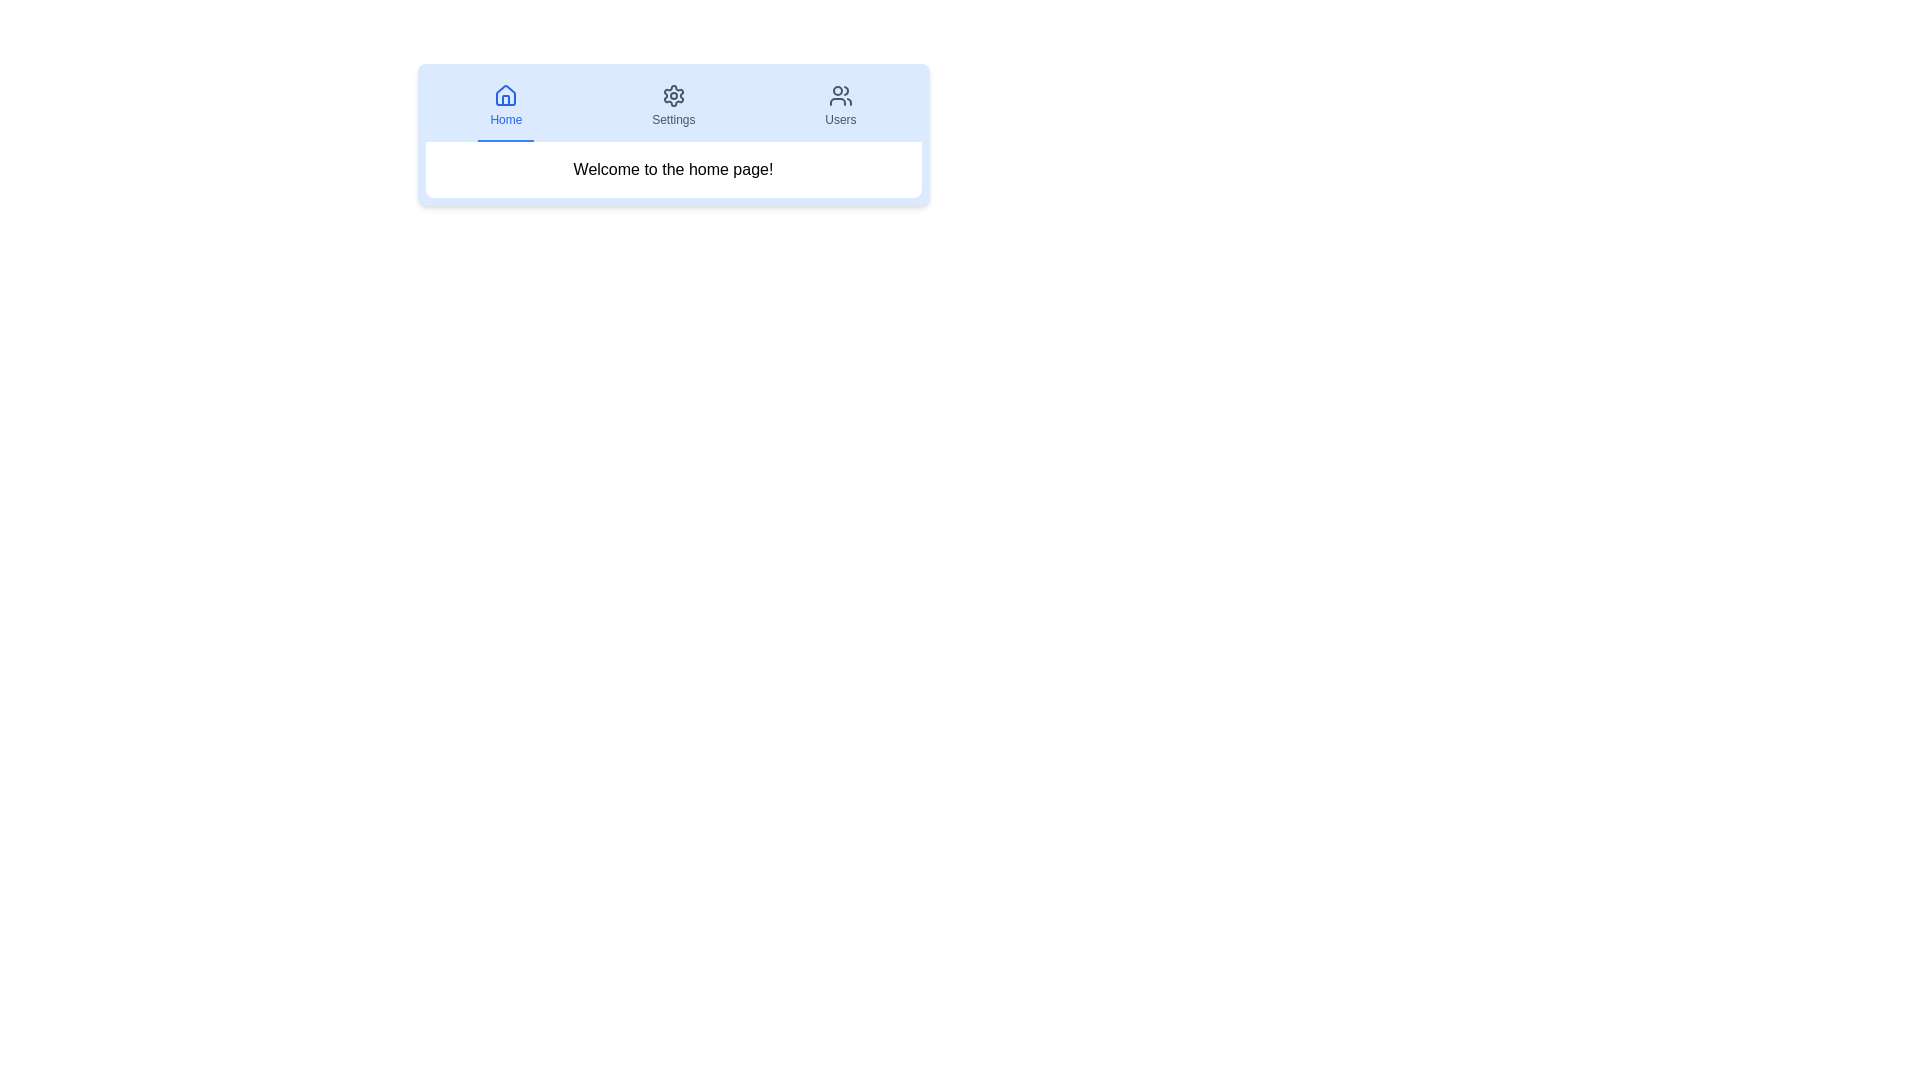 This screenshot has width=1920, height=1080. What do you see at coordinates (840, 107) in the screenshot?
I see `the Users tab by clicking on it` at bounding box center [840, 107].